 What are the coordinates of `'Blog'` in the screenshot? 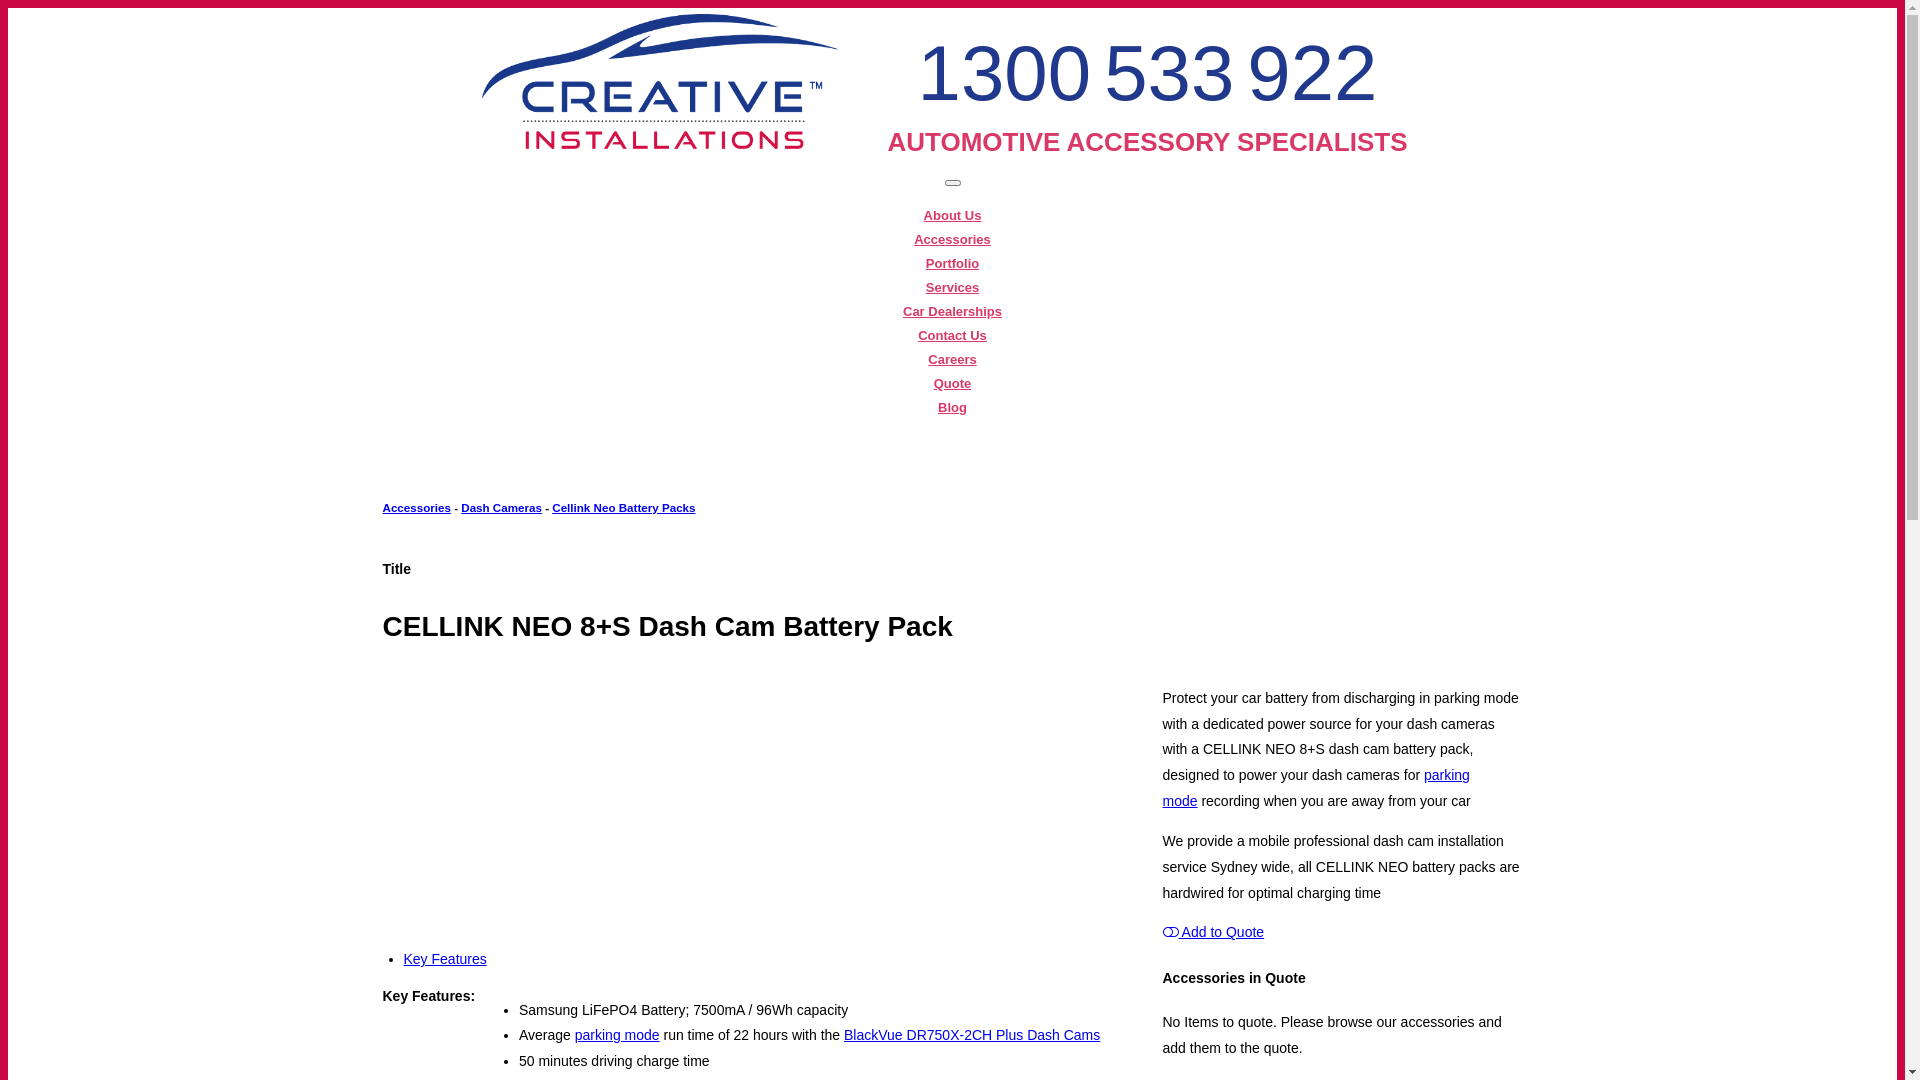 It's located at (925, 406).